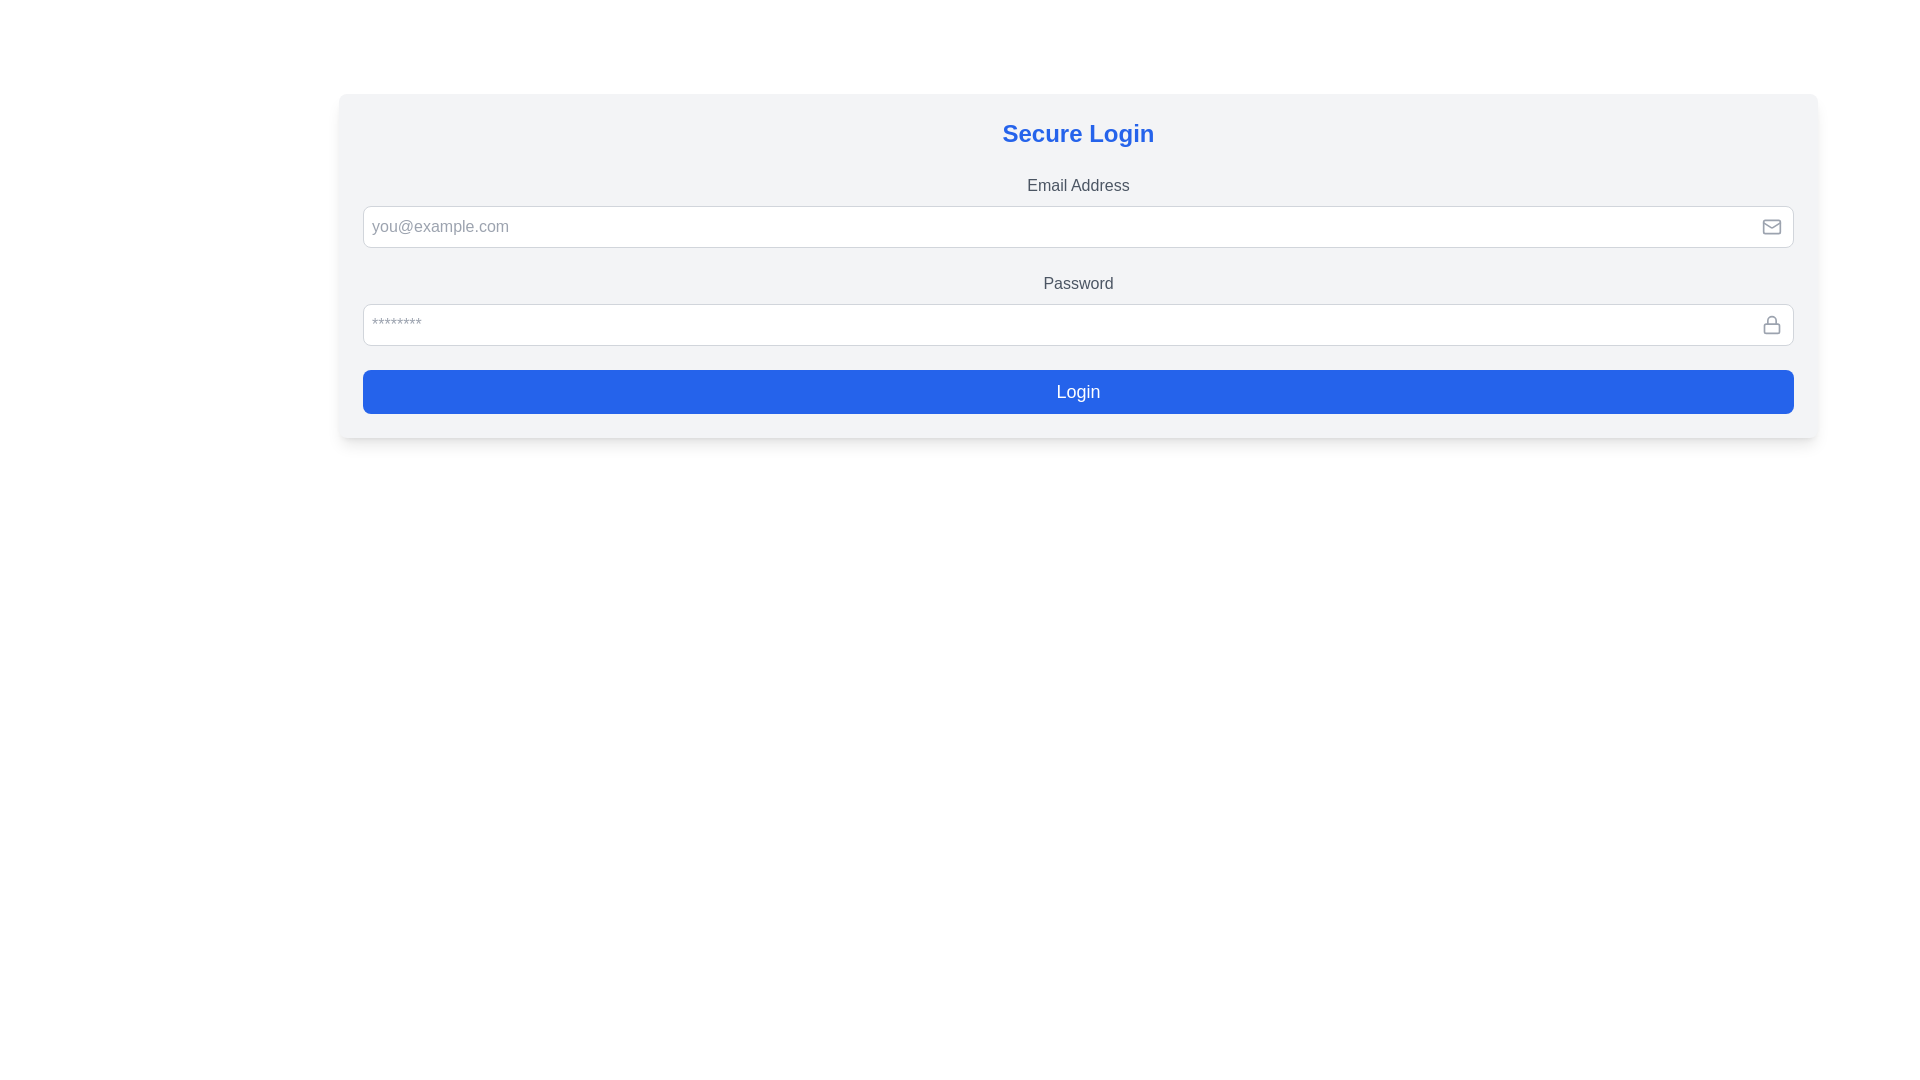 The width and height of the screenshot is (1920, 1080). What do you see at coordinates (1077, 284) in the screenshot?
I see `the 'Password' label, which is styled in gray font and positioned above the password input field` at bounding box center [1077, 284].